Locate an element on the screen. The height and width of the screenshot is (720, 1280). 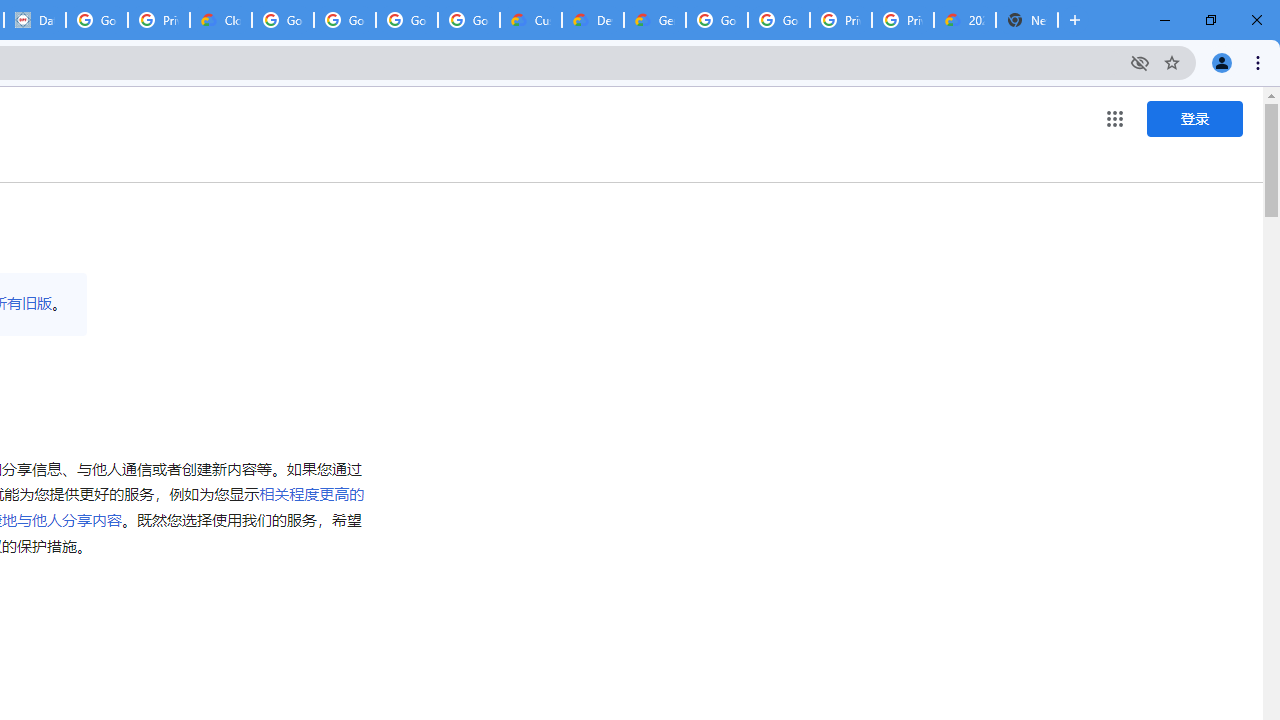
'Cloud Data Processing Addendum | Google Cloud' is located at coordinates (220, 20).